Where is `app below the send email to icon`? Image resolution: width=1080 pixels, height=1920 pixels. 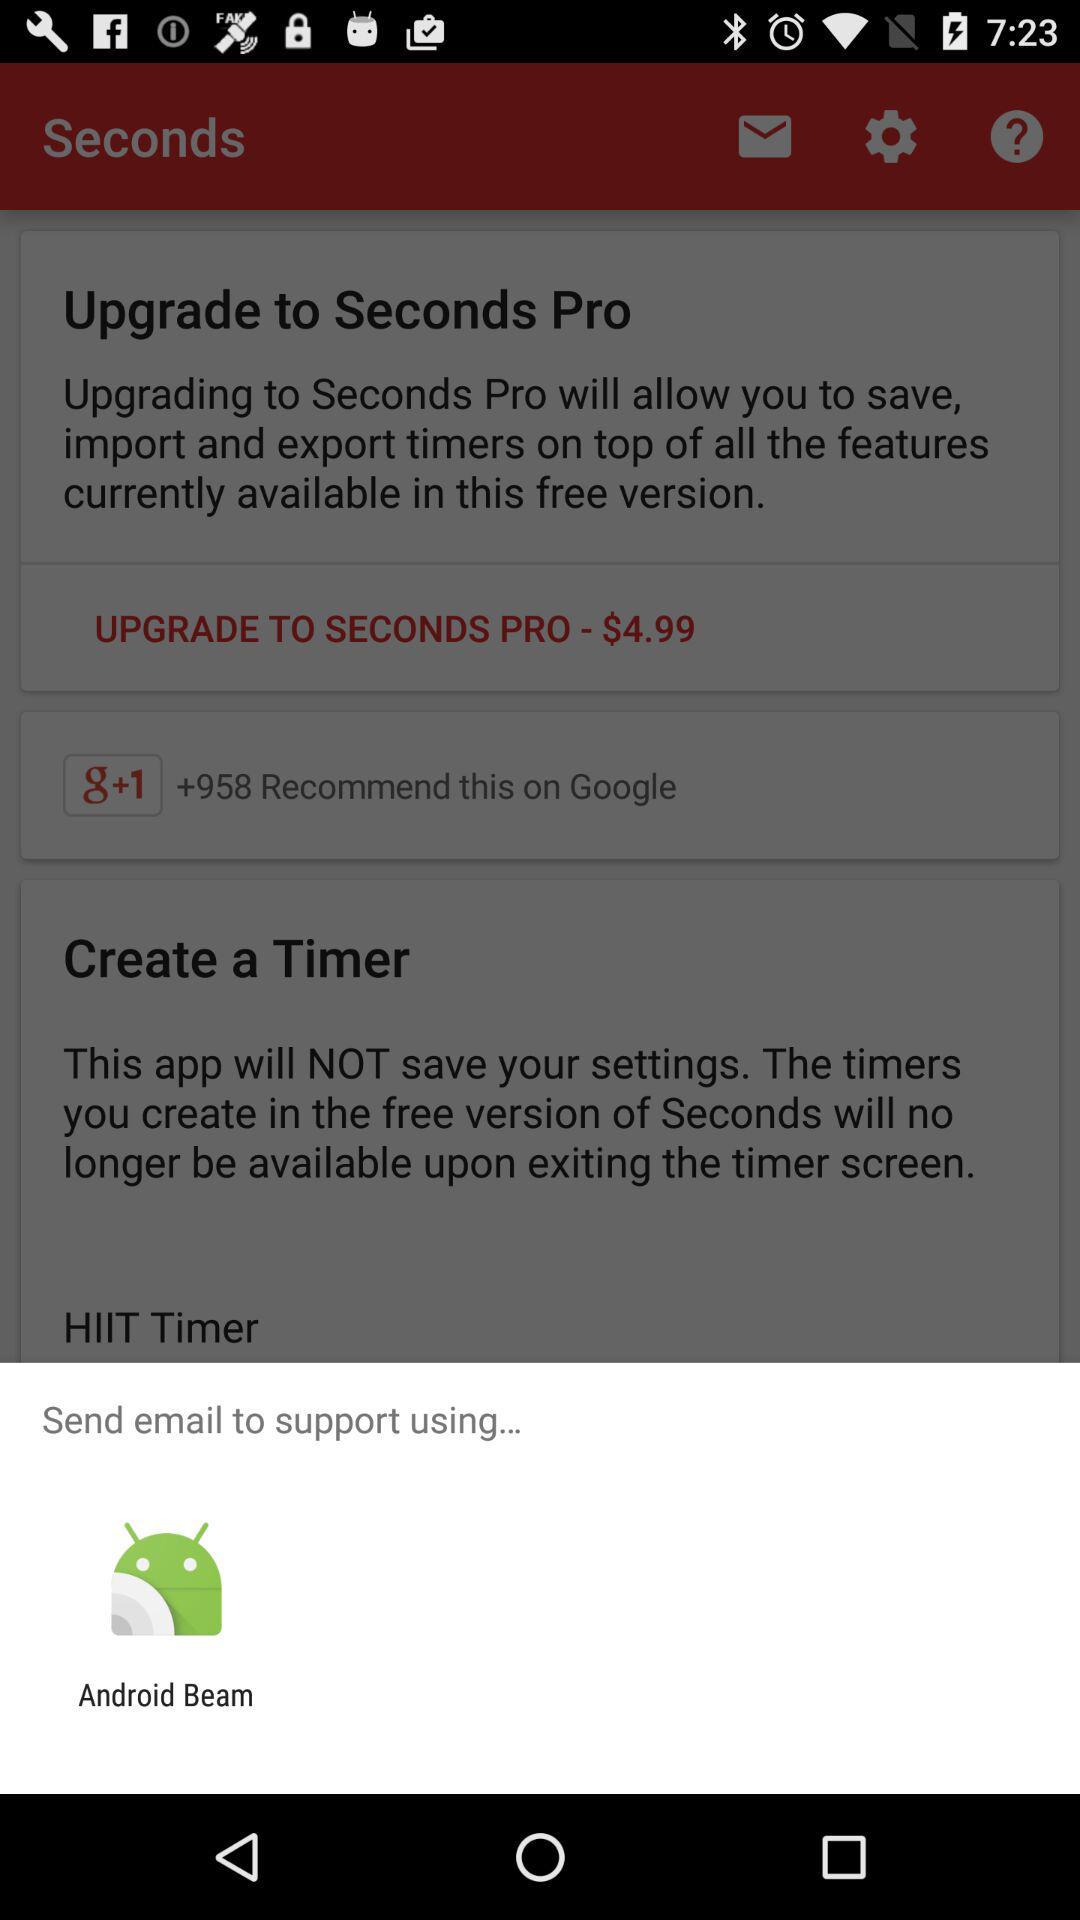
app below the send email to icon is located at coordinates (165, 1579).